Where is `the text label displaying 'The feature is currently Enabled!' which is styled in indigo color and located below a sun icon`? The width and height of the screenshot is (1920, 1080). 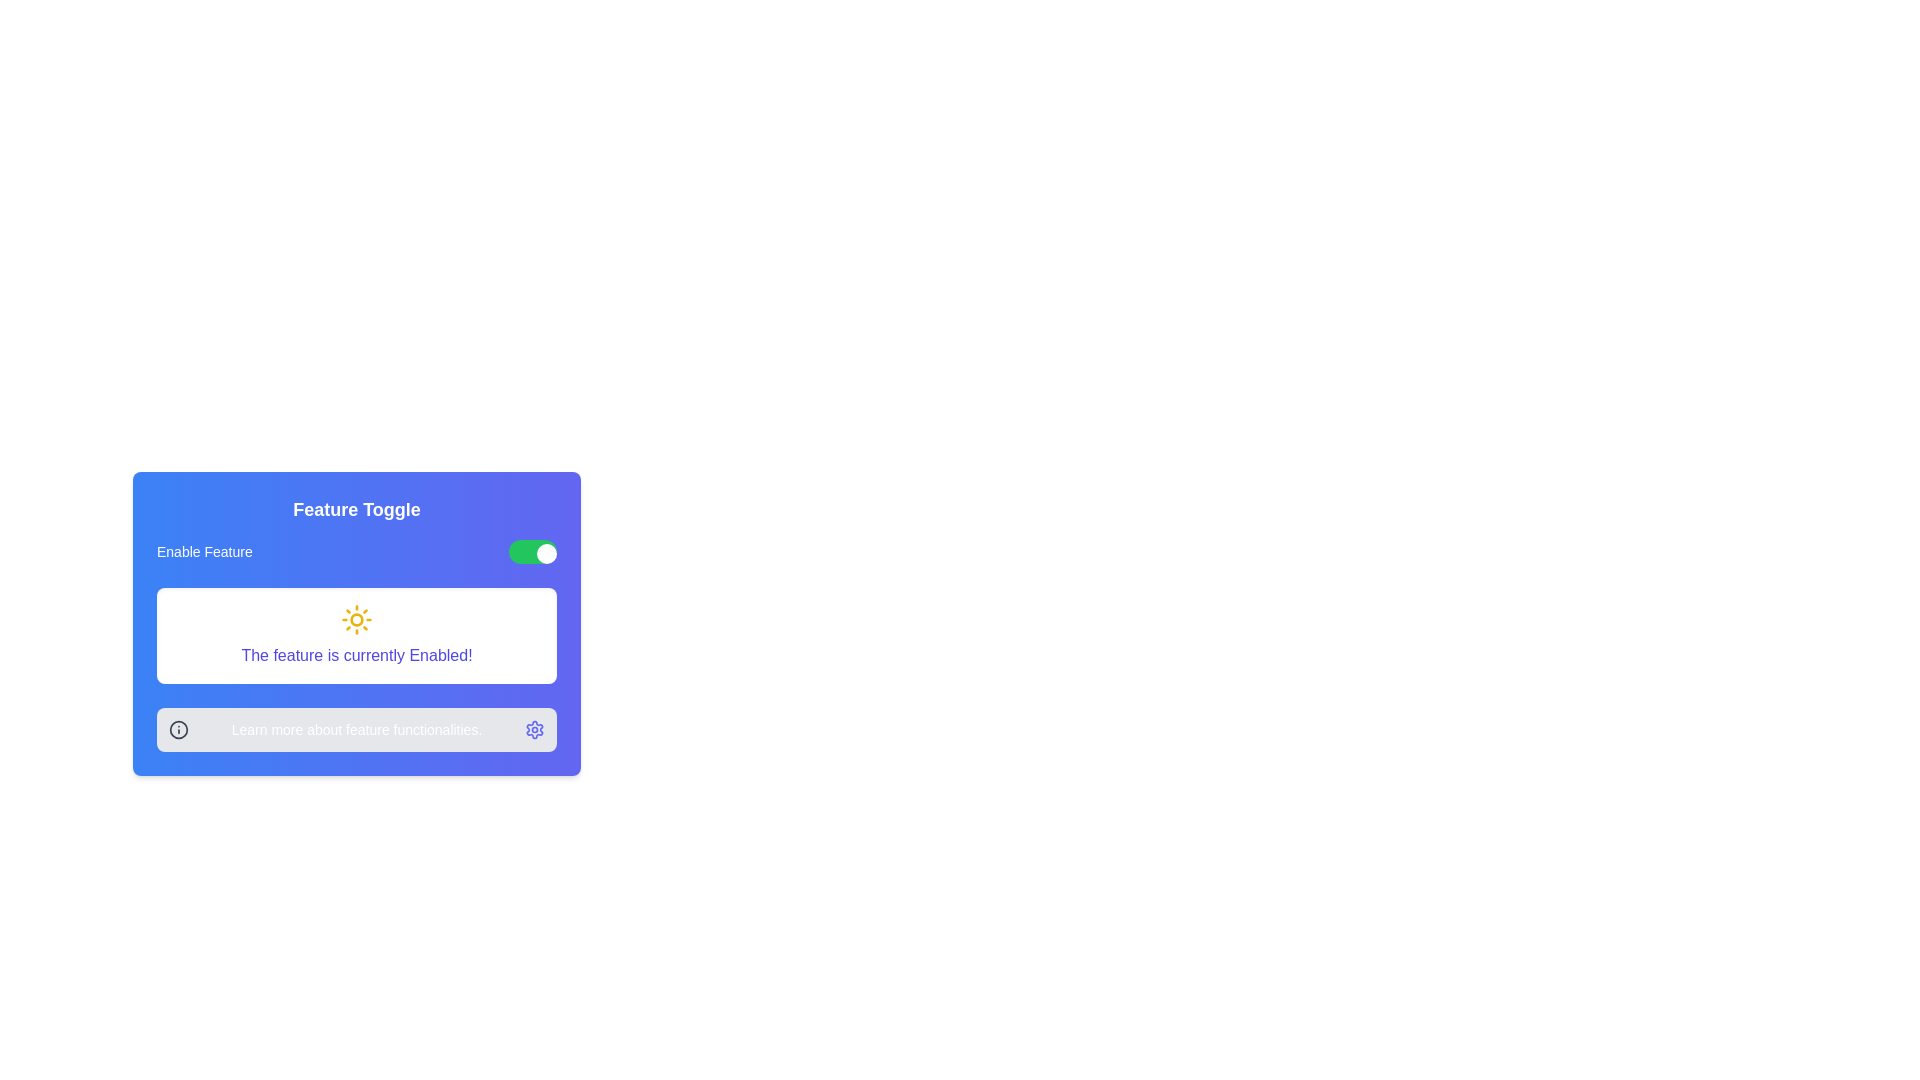 the text label displaying 'The feature is currently Enabled!' which is styled in indigo color and located below a sun icon is located at coordinates (356, 655).